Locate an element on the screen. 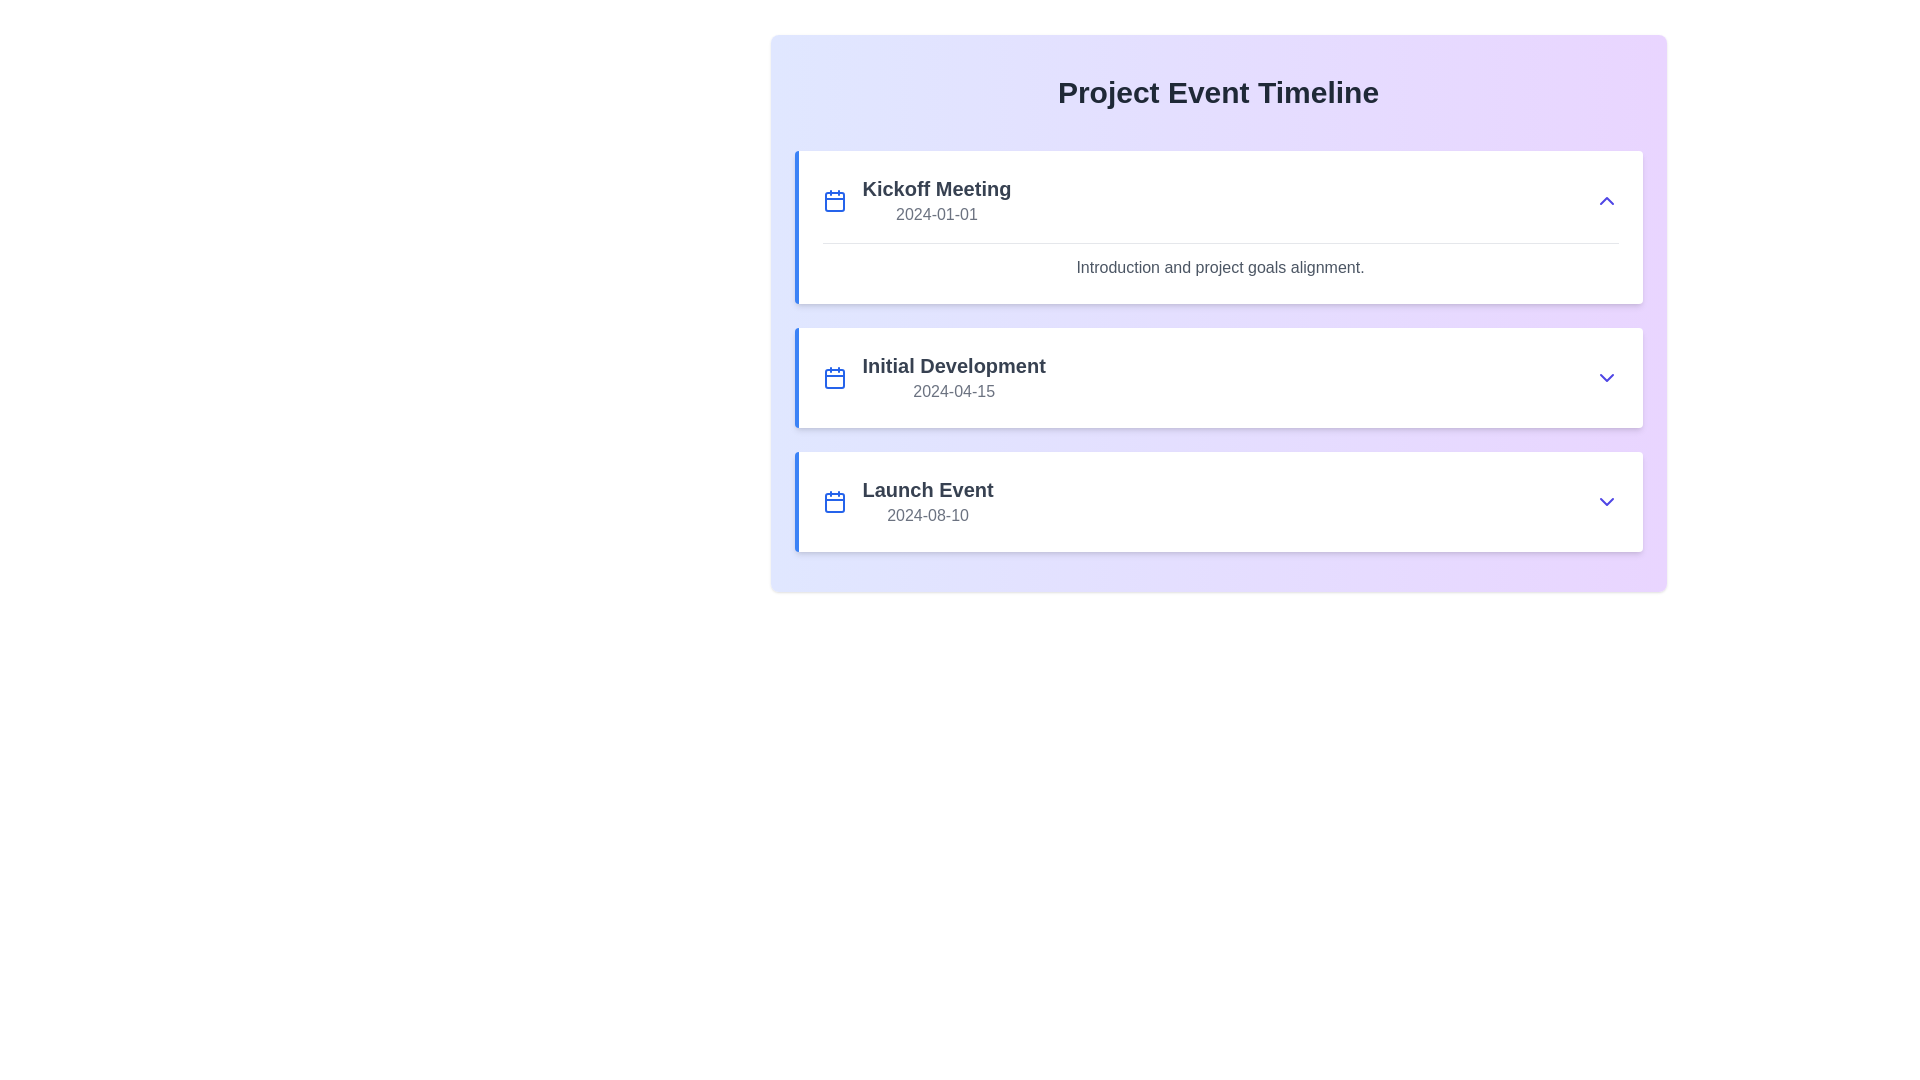  the calendar icon, which is styled in blue and features a rectangular shape with tabs and a grid-like pattern, positioned to the left of 'Kickoff Meeting 2024-01-01' in the top event card of the timeline component is located at coordinates (834, 200).